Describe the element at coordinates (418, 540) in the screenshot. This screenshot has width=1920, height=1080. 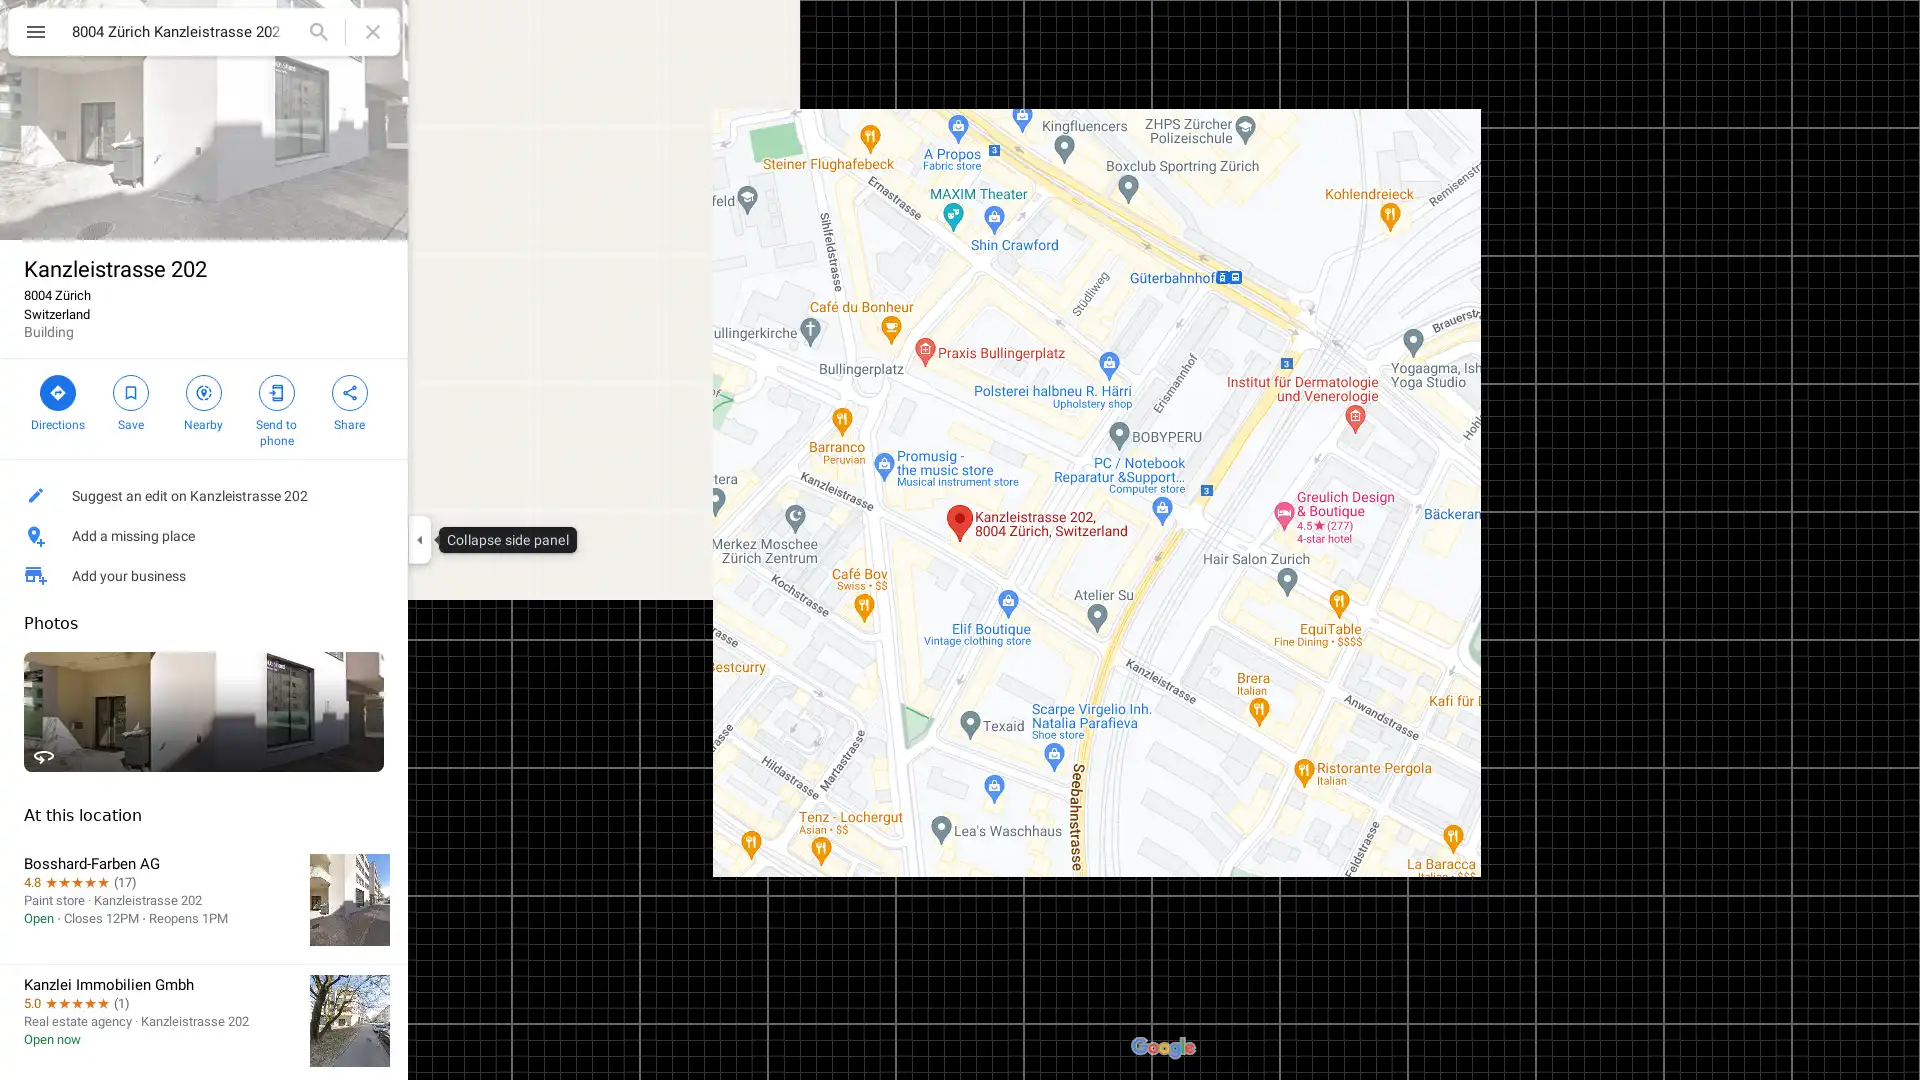
I see `Collapse side panel` at that location.